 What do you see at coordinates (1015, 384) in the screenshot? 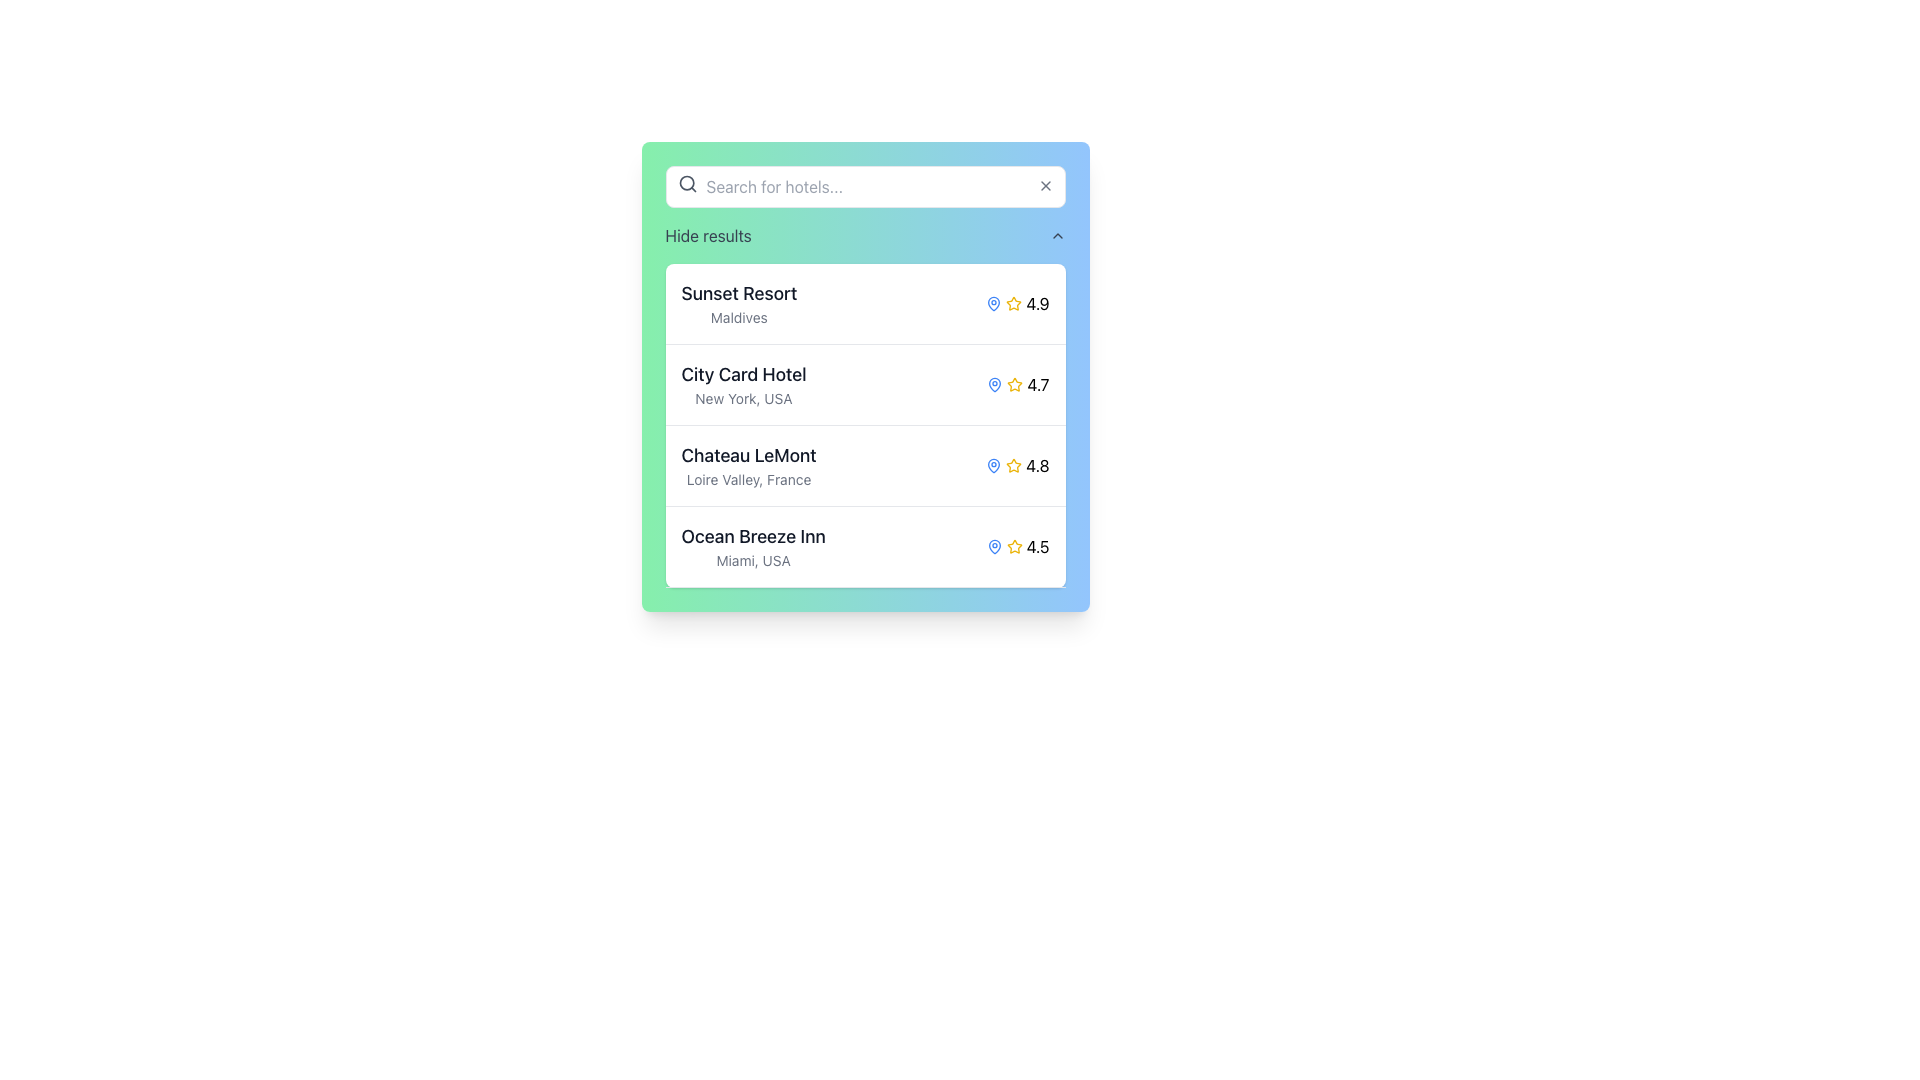
I see `the star icon representing the rating for 'City Card Hotel' in the hotel listing interface, located in the second row adjacent to the rating '4.7'` at bounding box center [1015, 384].